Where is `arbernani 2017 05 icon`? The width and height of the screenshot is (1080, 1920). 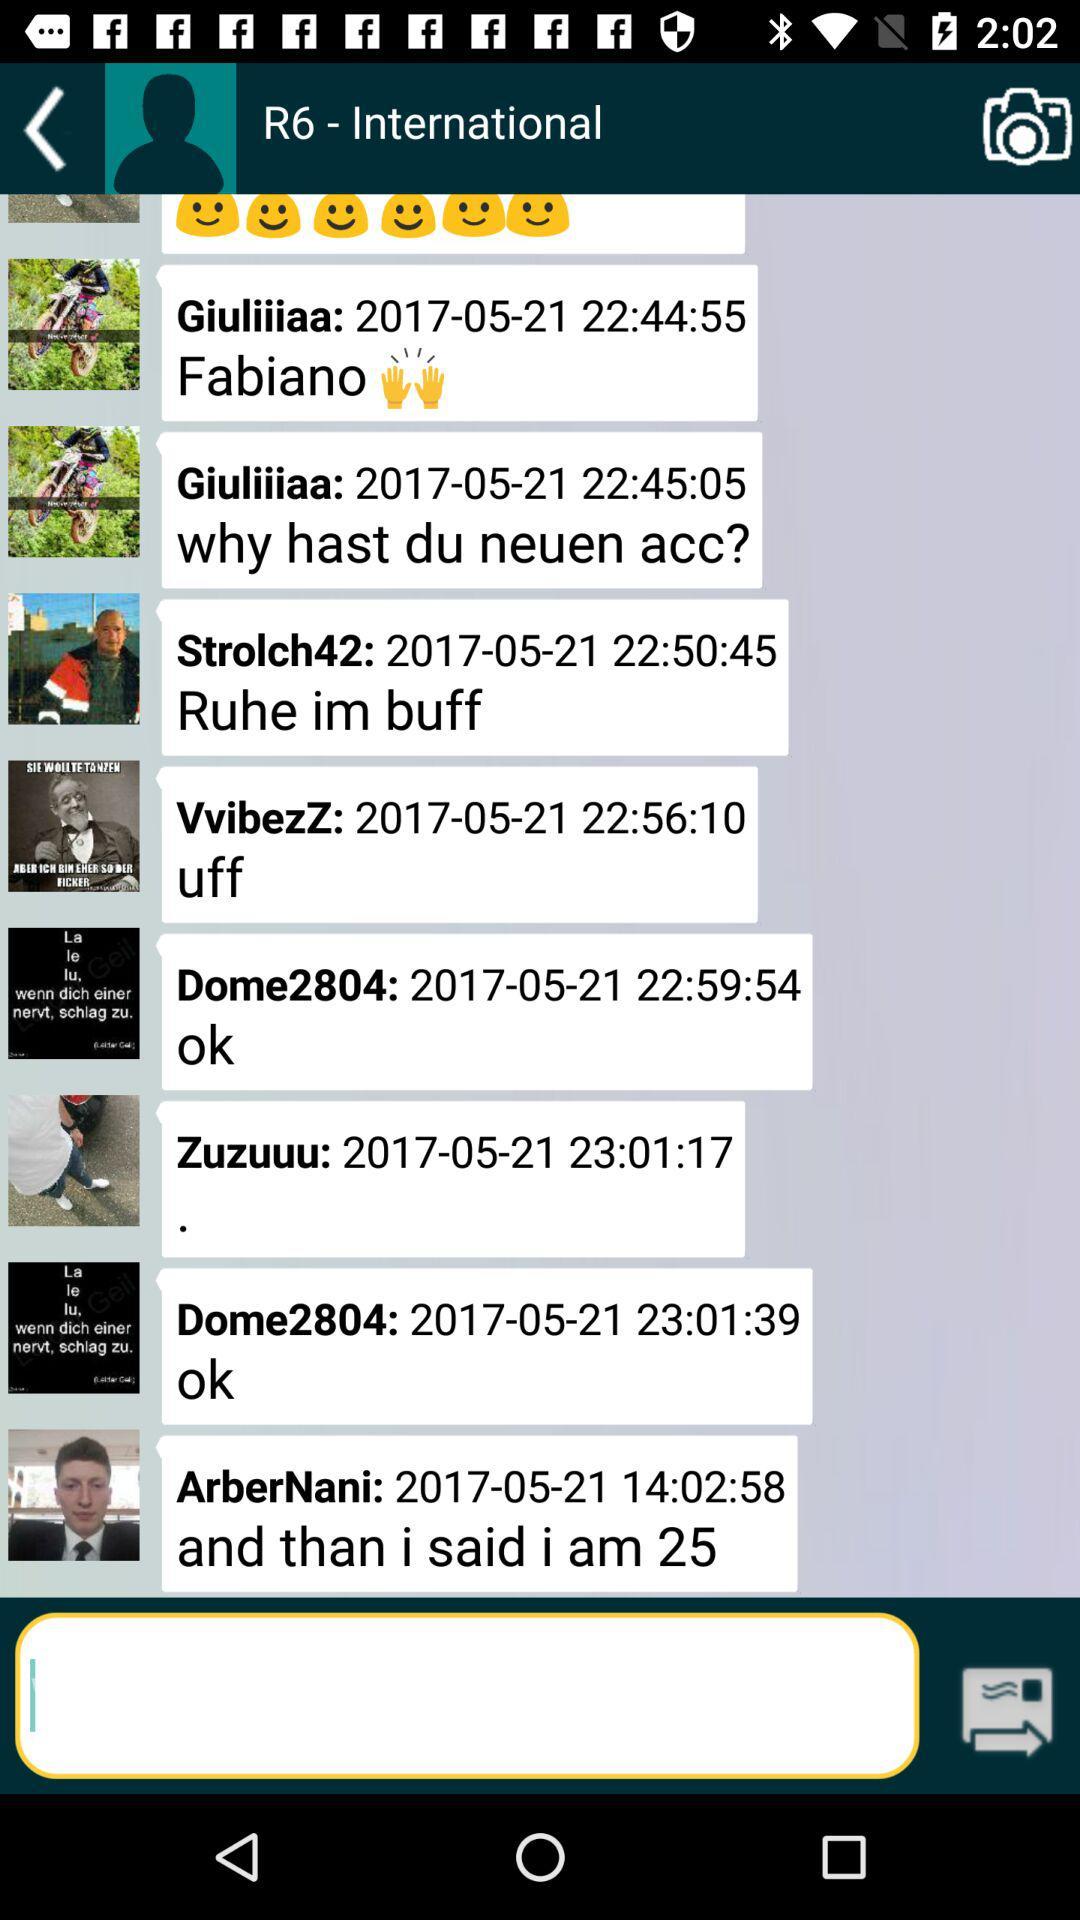 arbernani 2017 05 icon is located at coordinates (477, 1513).